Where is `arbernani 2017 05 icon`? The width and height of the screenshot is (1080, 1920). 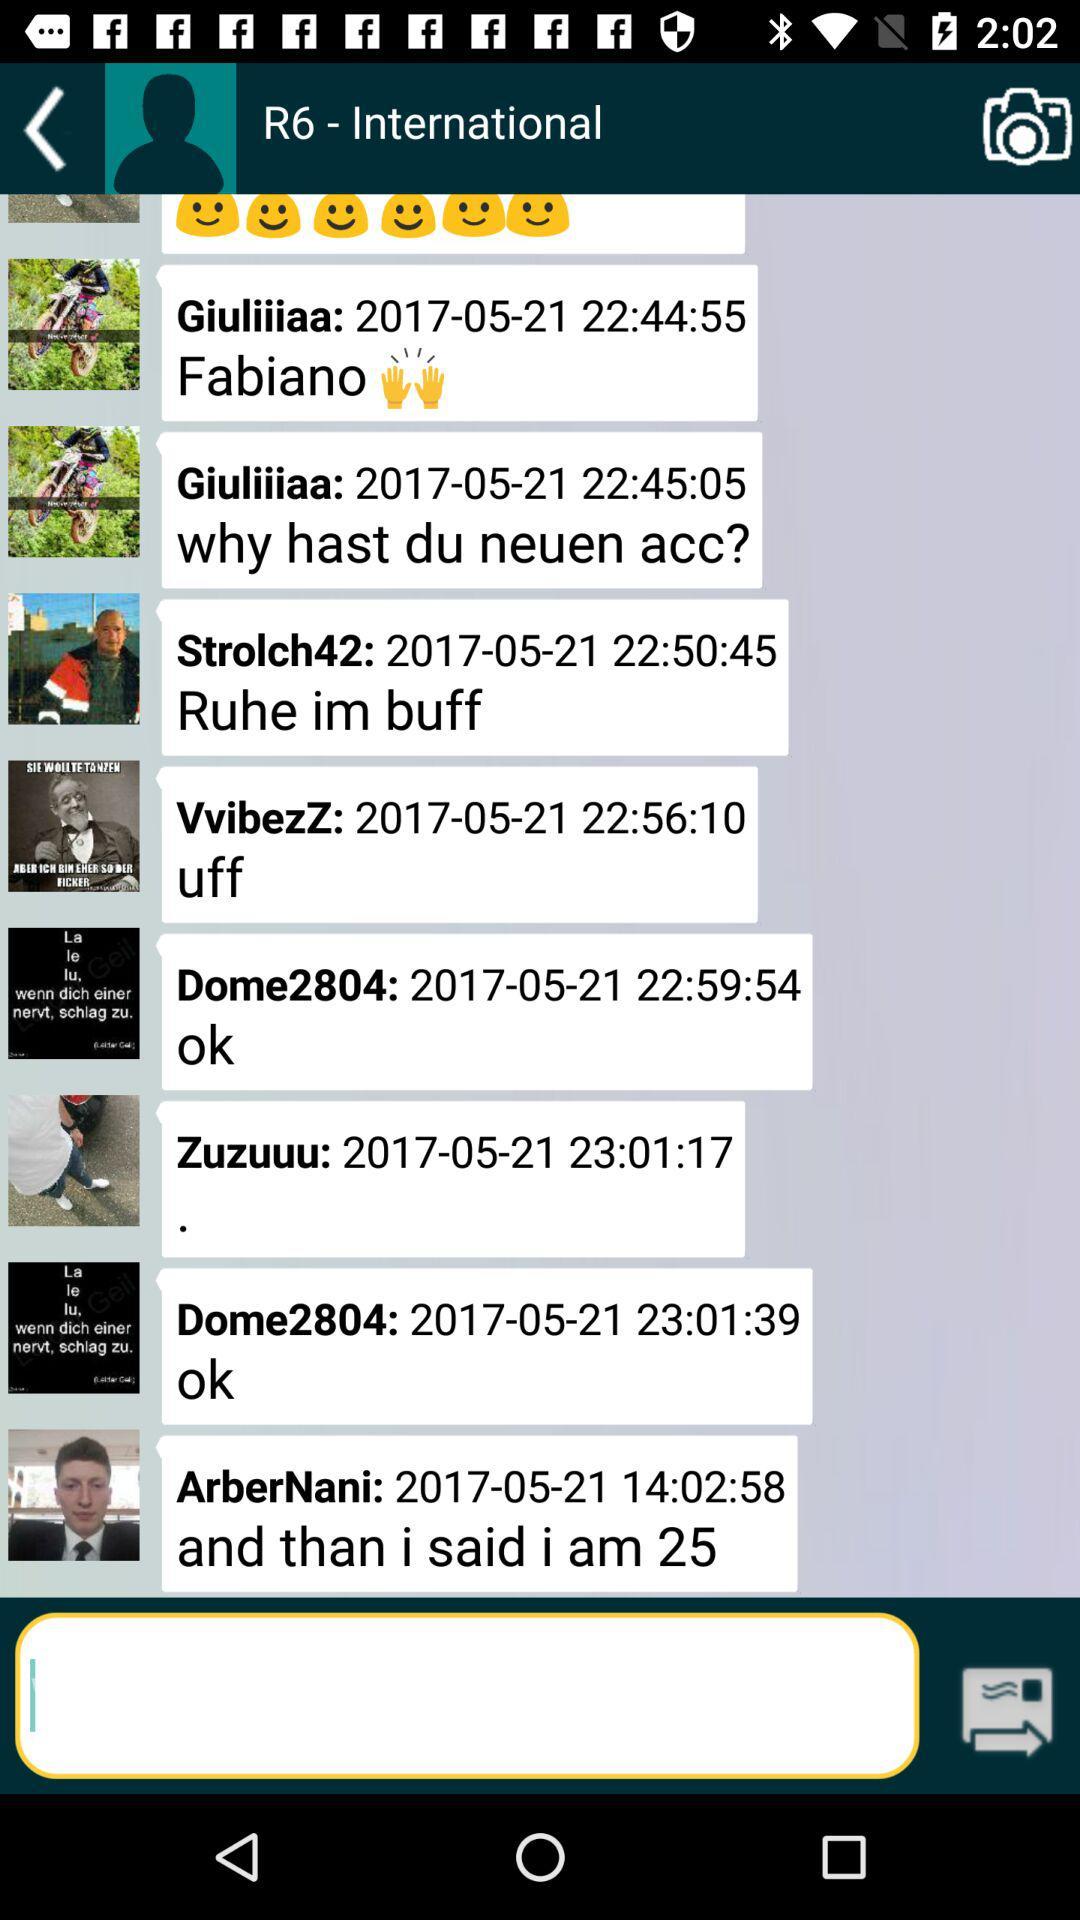 arbernani 2017 05 icon is located at coordinates (477, 1513).